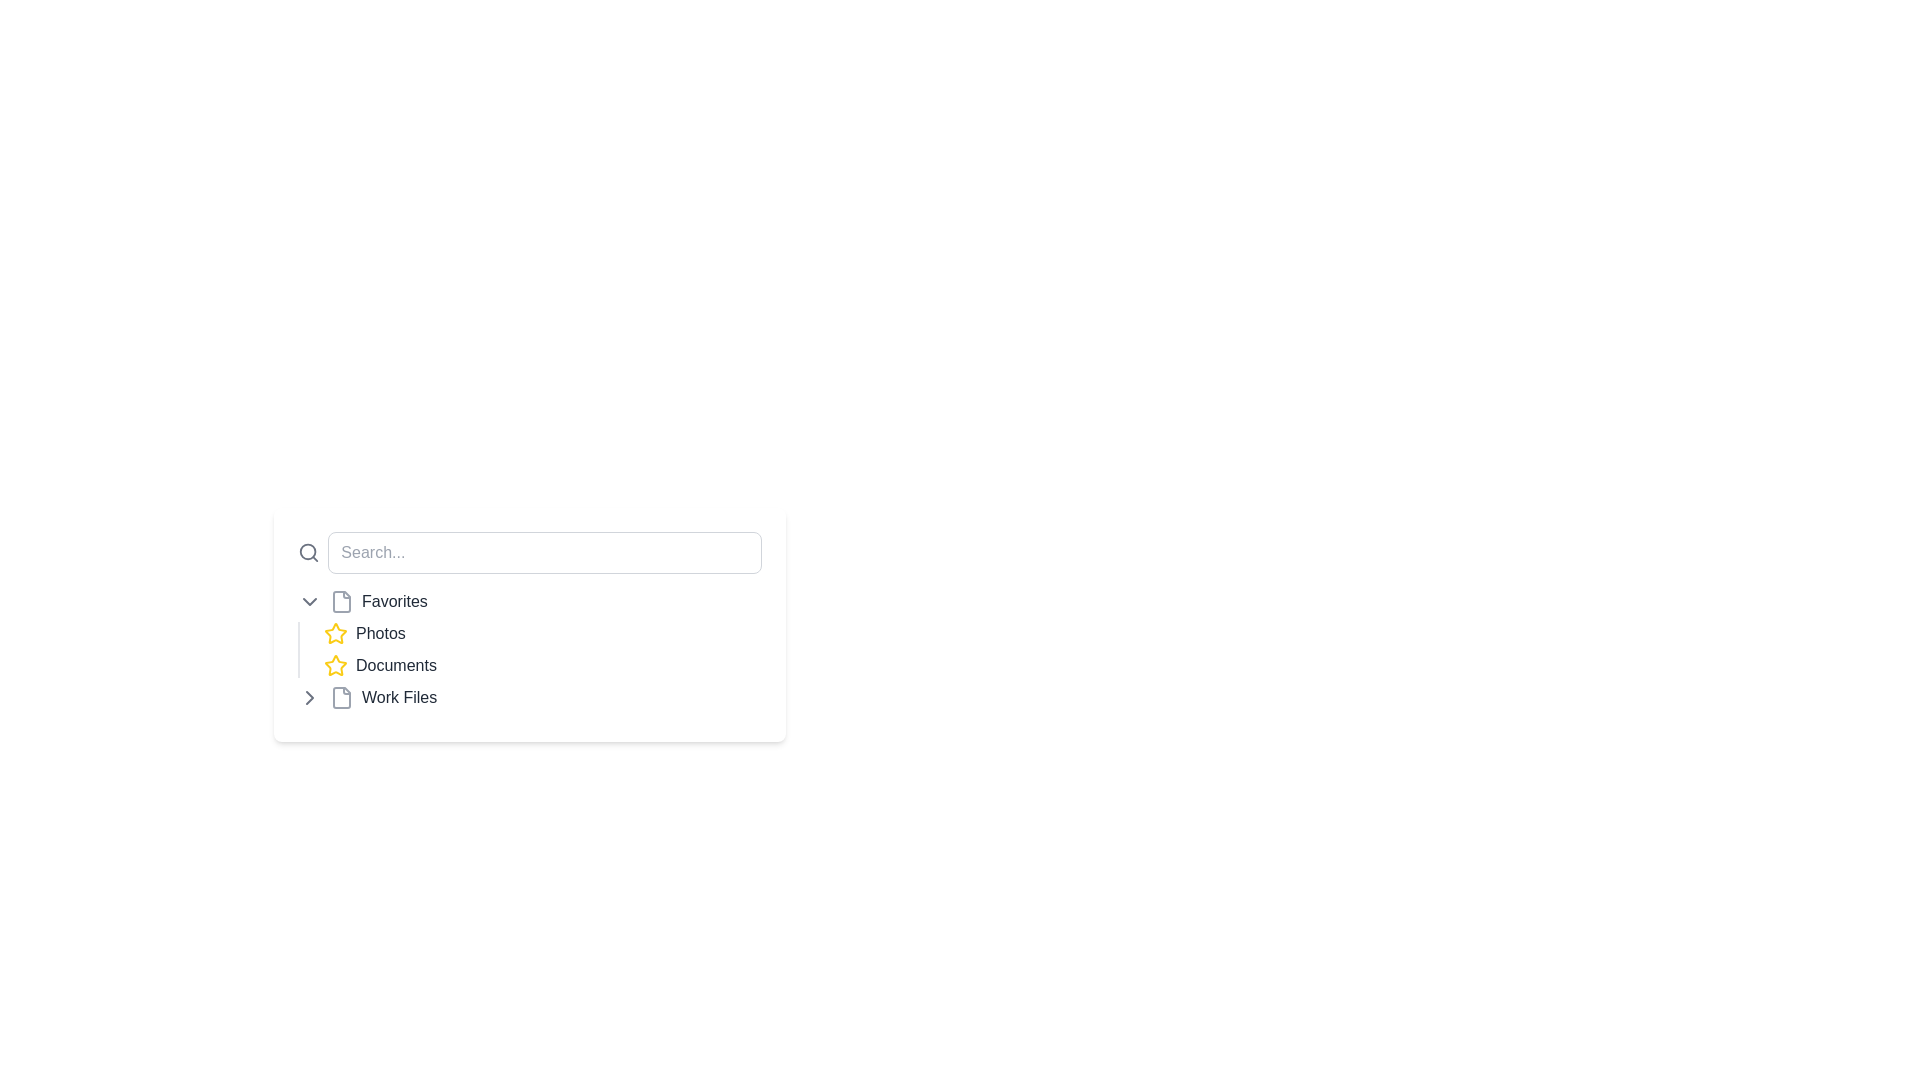 Image resolution: width=1920 pixels, height=1080 pixels. I want to click on the 'Favorites' text label, so click(394, 600).